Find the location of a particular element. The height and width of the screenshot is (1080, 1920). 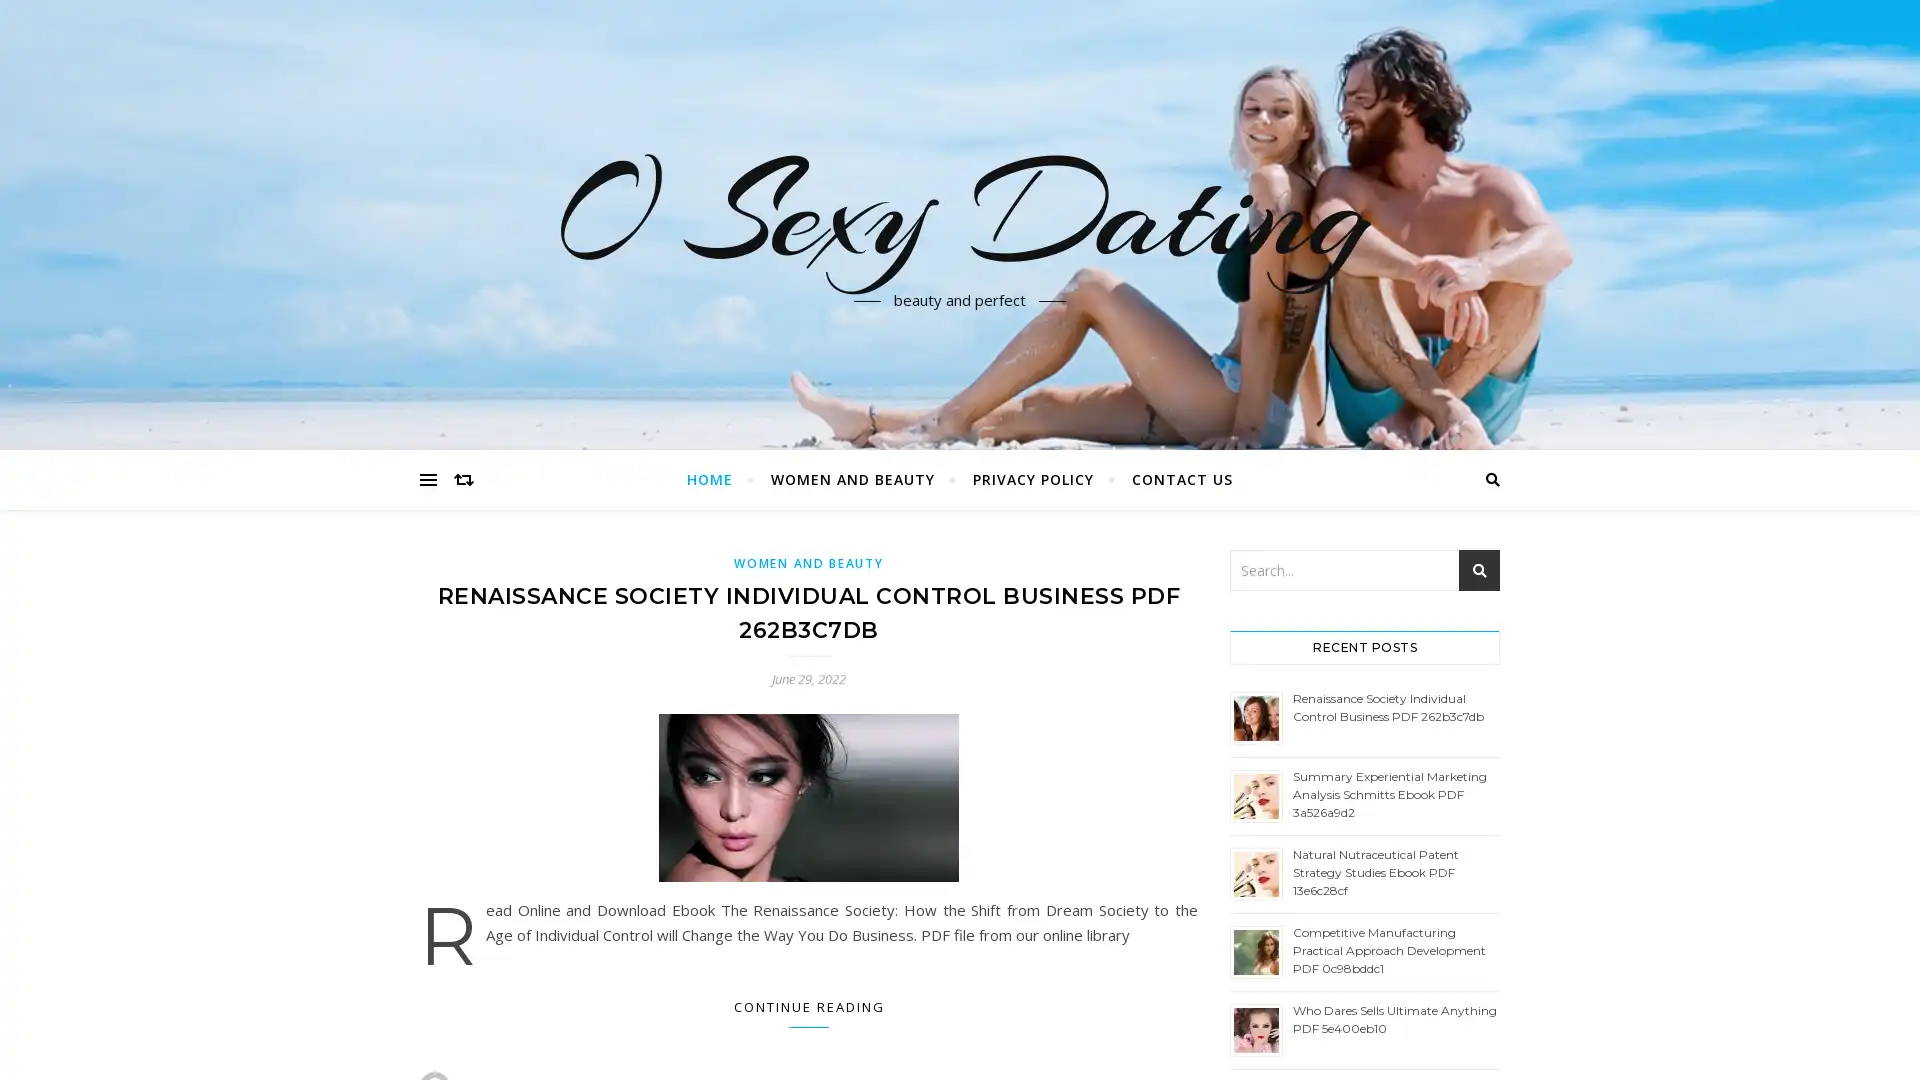

st is located at coordinates (1479, 570).